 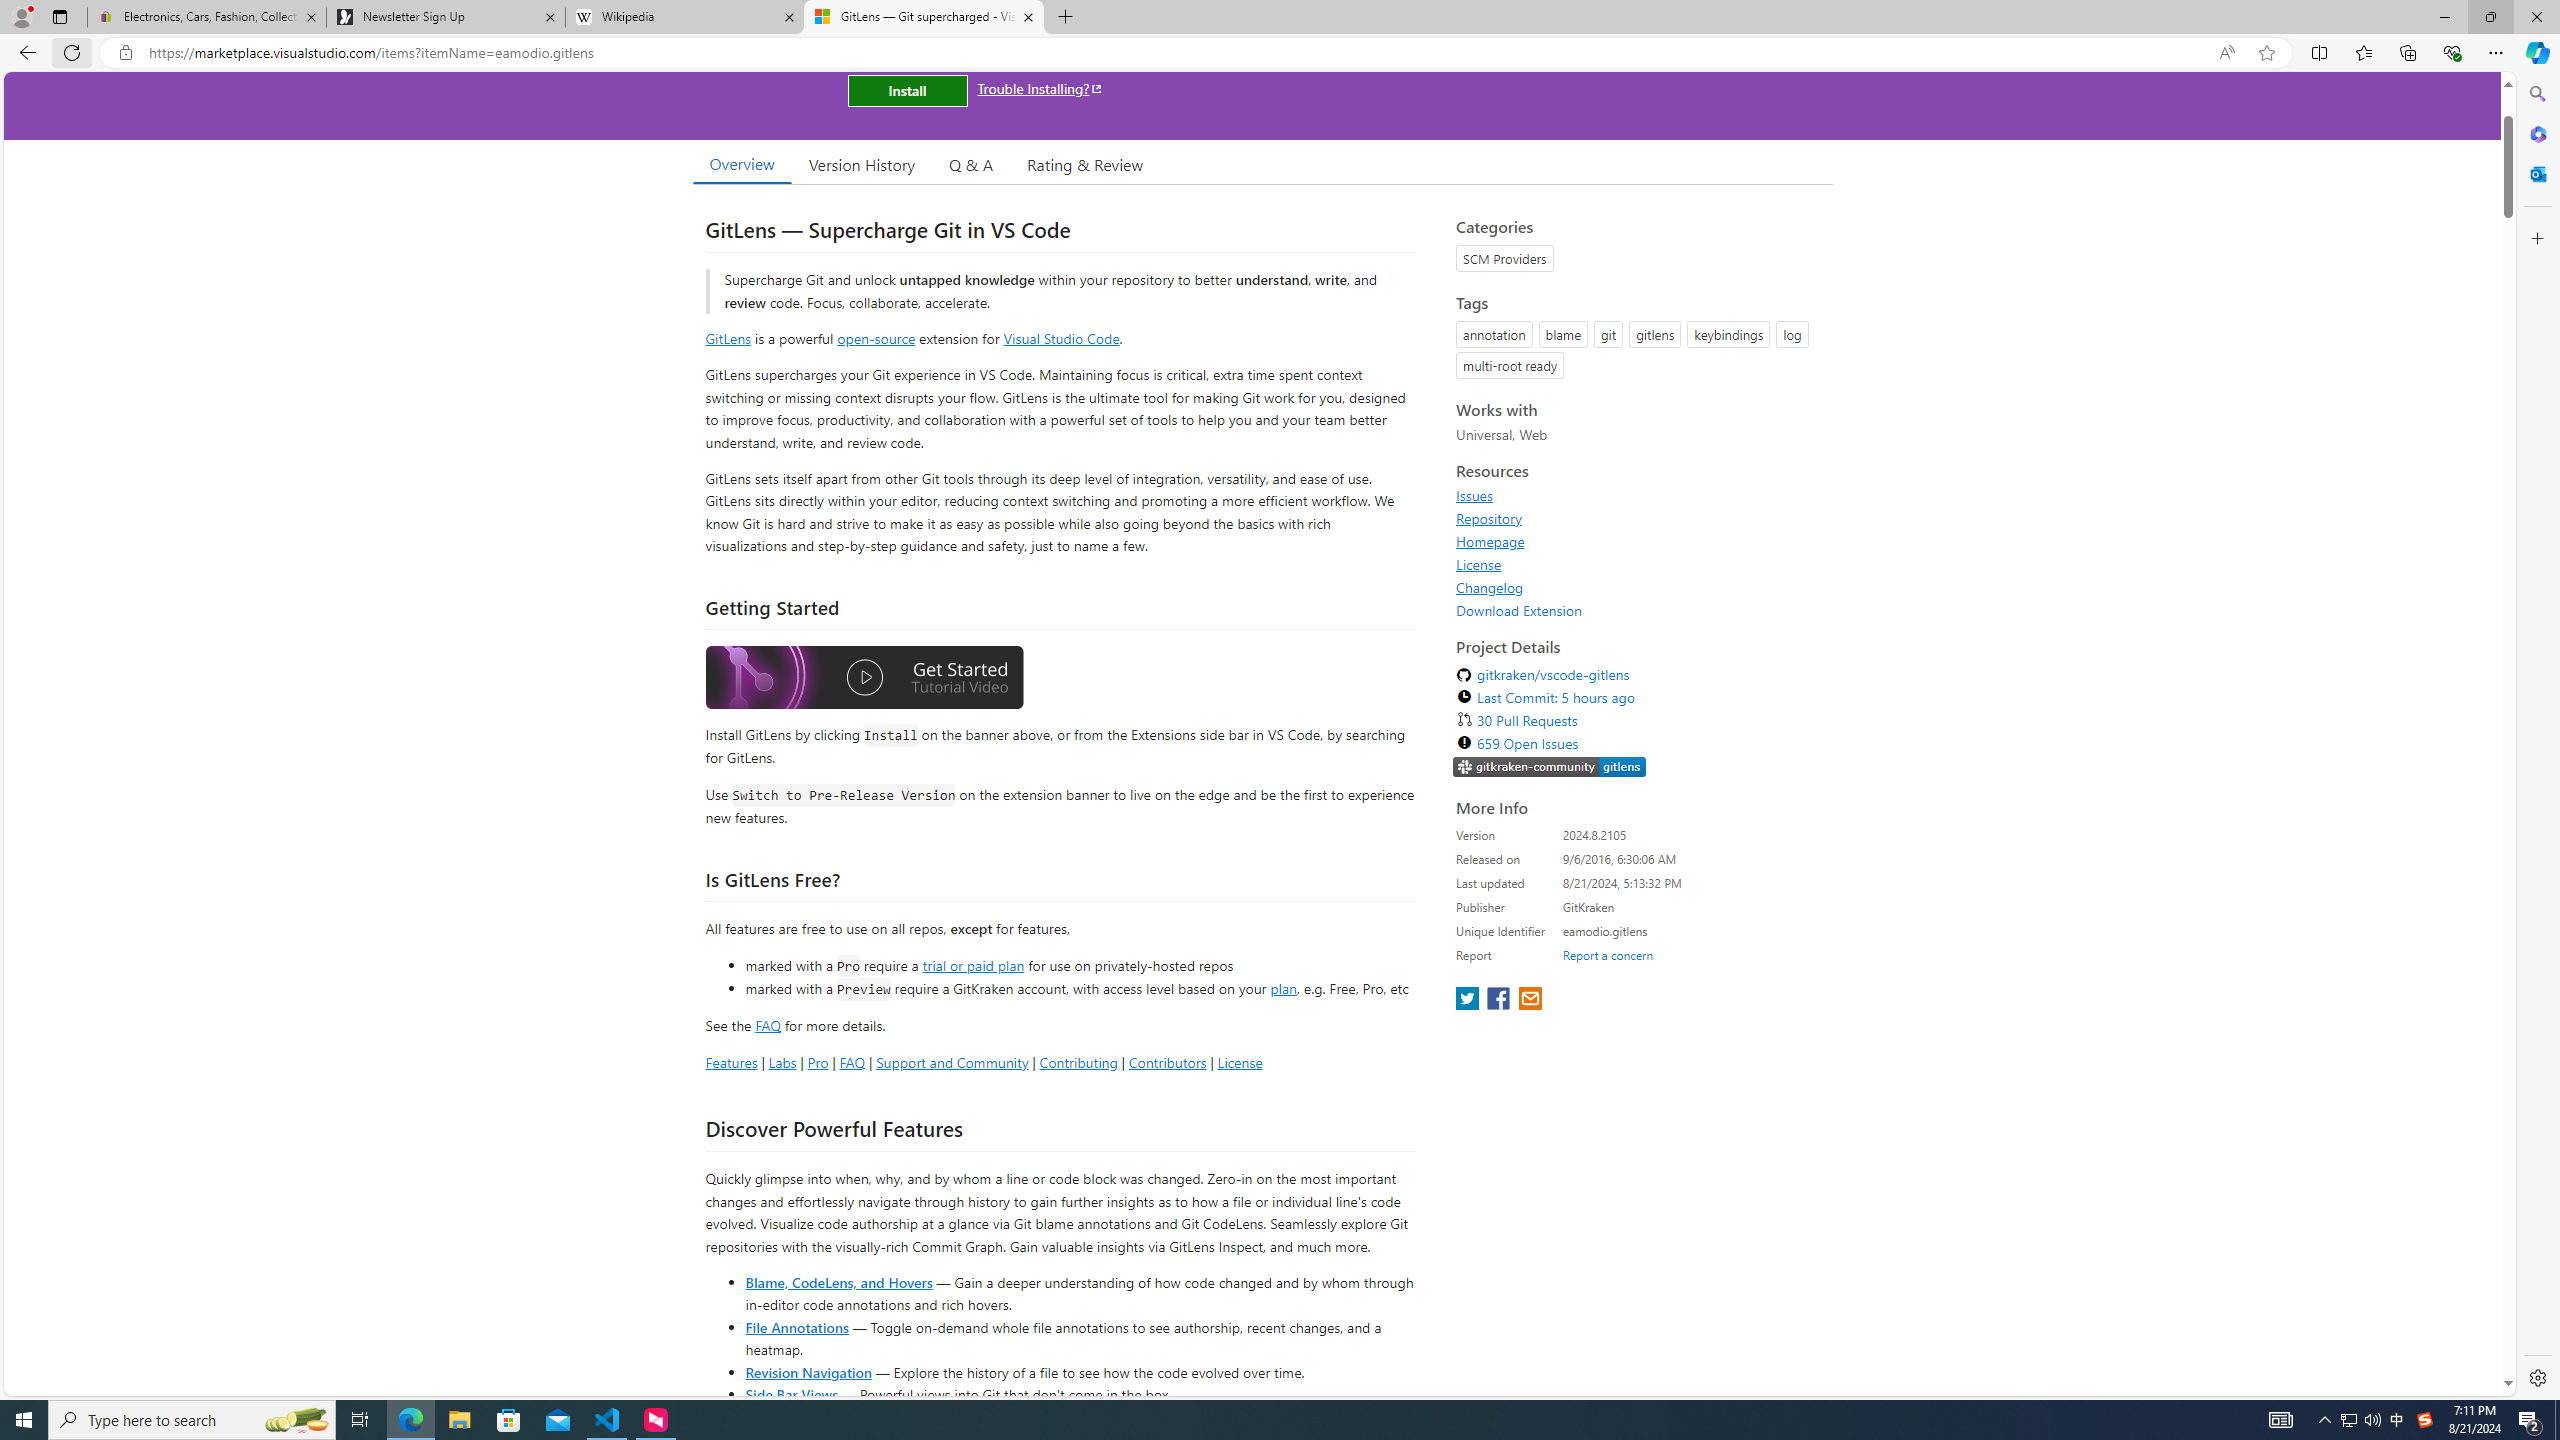 What do you see at coordinates (864, 681) in the screenshot?
I see `'Watch the GitLens Getting Started video'` at bounding box center [864, 681].